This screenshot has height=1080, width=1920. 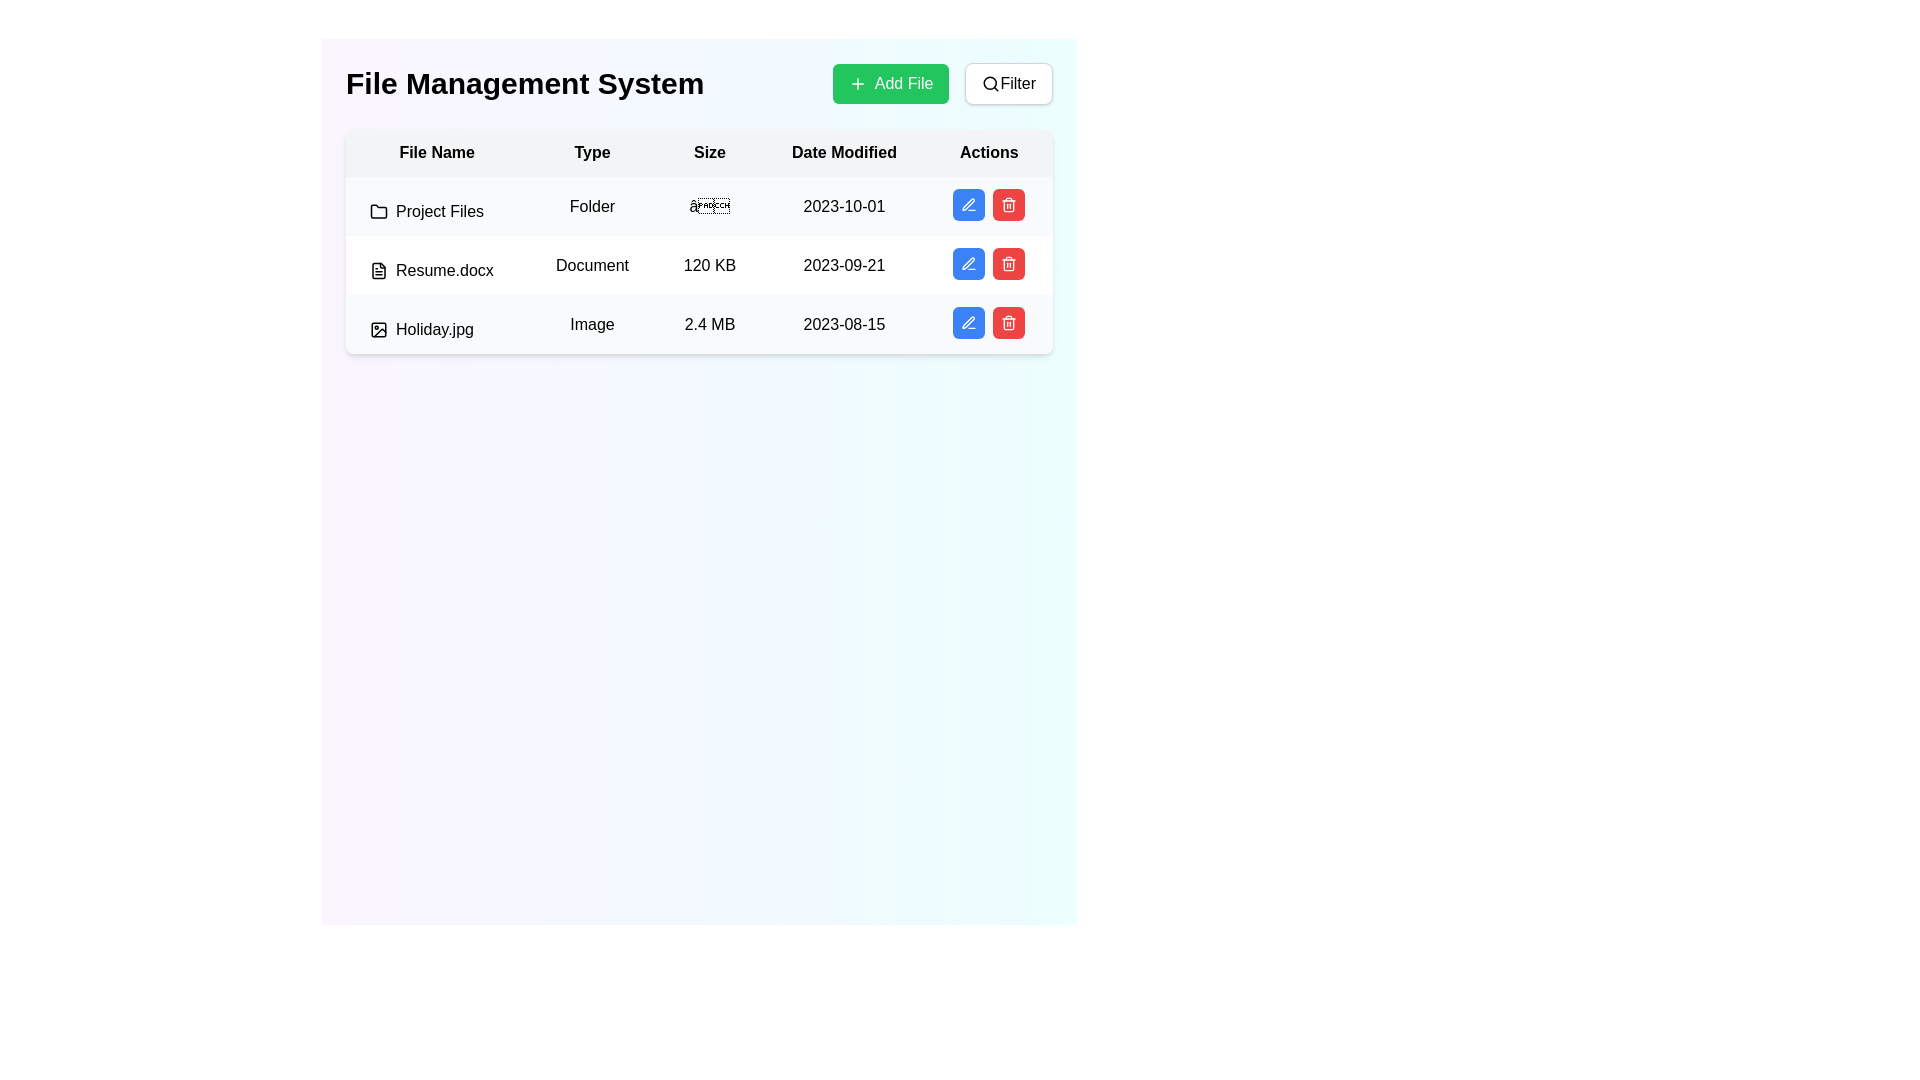 What do you see at coordinates (1009, 322) in the screenshot?
I see `the delete button icon for the file 'Holiday.jpg' in the last row of the table to potentially view a tooltip` at bounding box center [1009, 322].